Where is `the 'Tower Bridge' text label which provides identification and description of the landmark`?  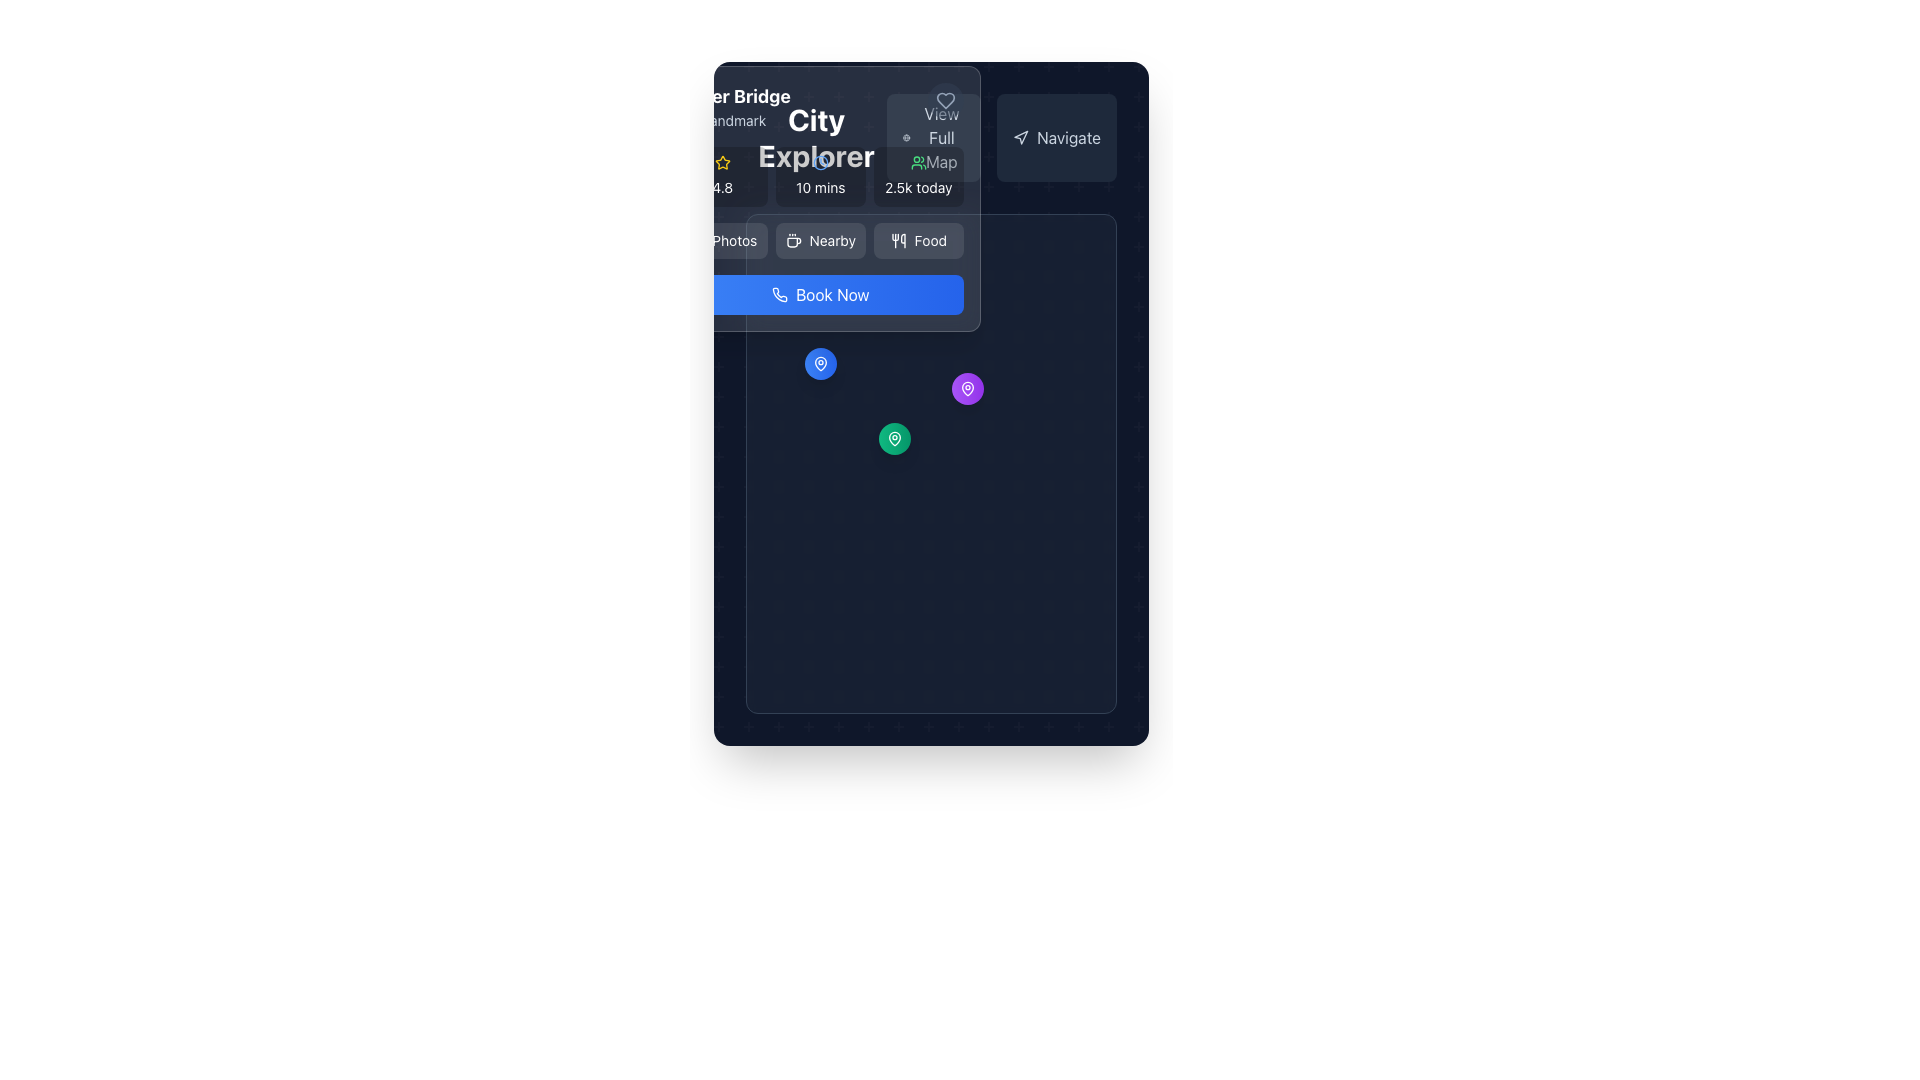
the 'Tower Bridge' text label which provides identification and description of the landmark is located at coordinates (733, 107).